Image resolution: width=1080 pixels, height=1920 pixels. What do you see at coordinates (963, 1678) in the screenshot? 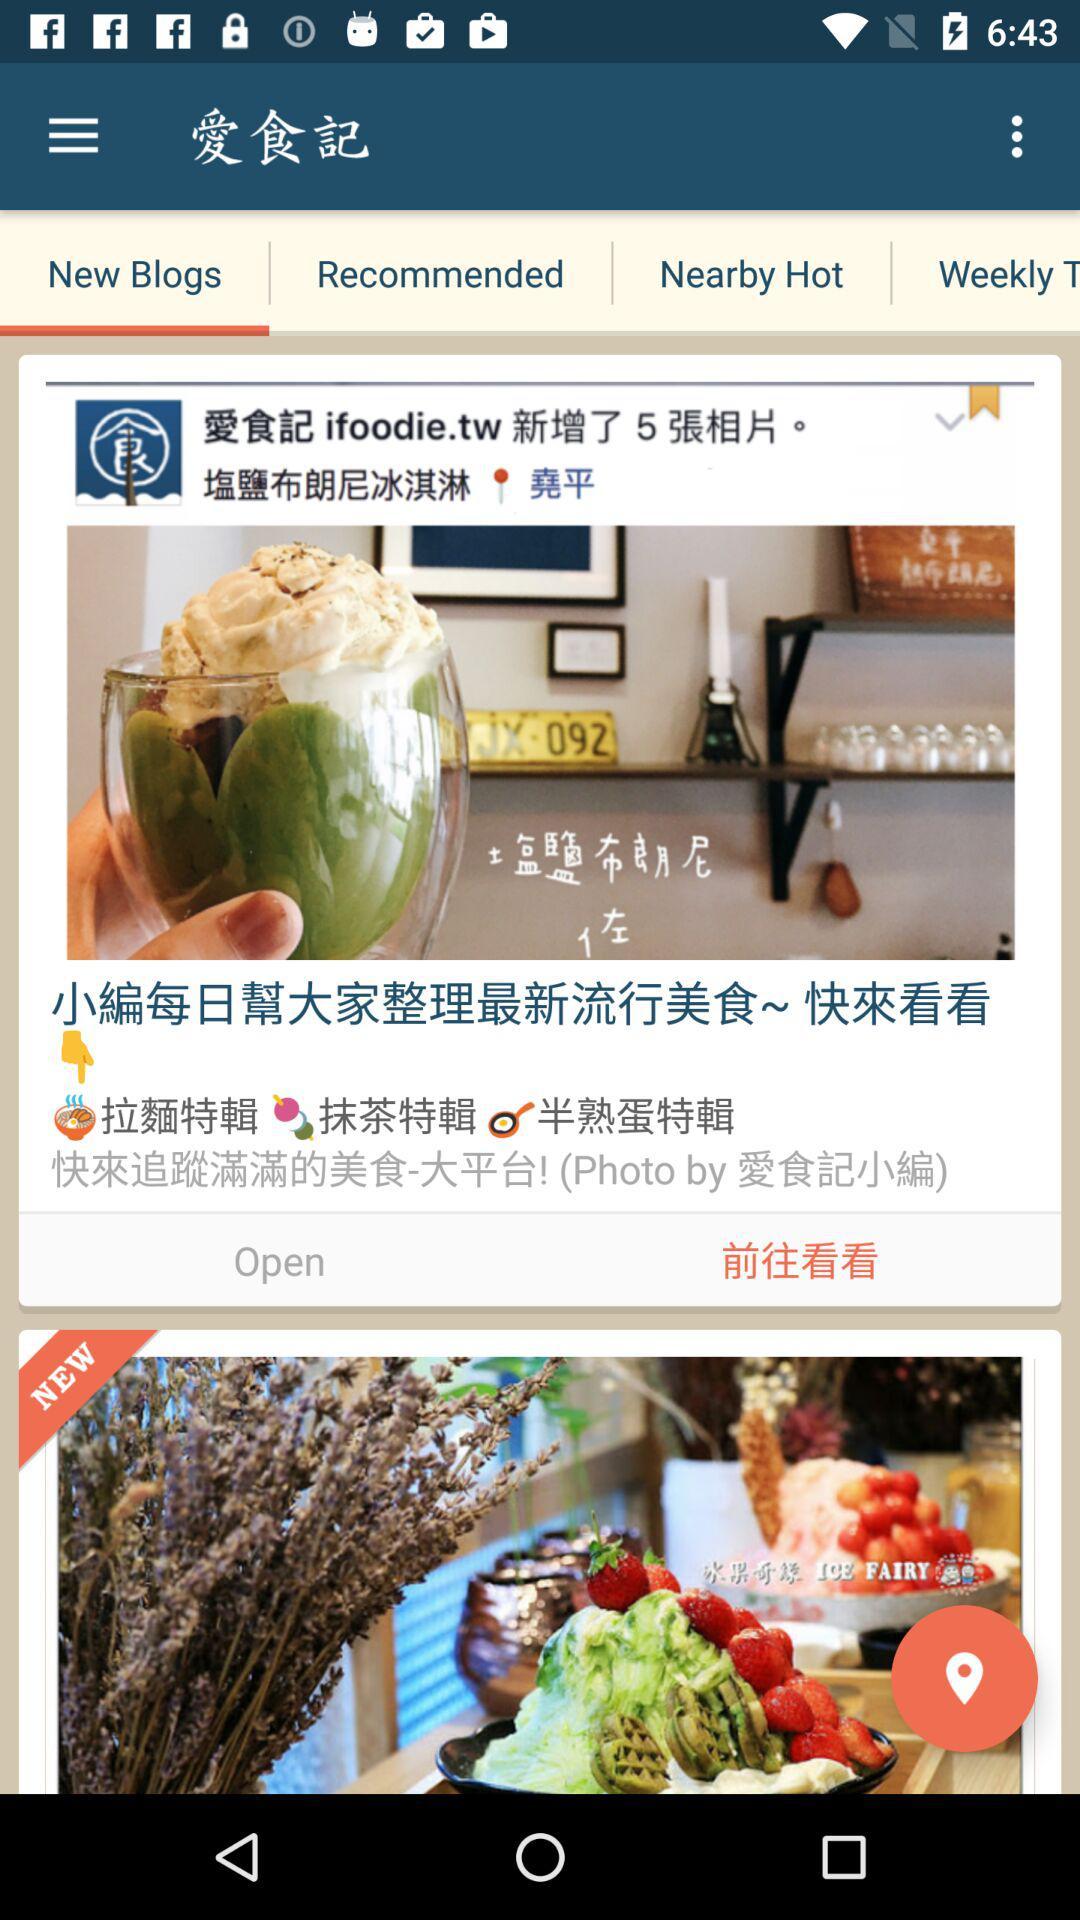
I see `the item at the bottom right corner` at bounding box center [963, 1678].